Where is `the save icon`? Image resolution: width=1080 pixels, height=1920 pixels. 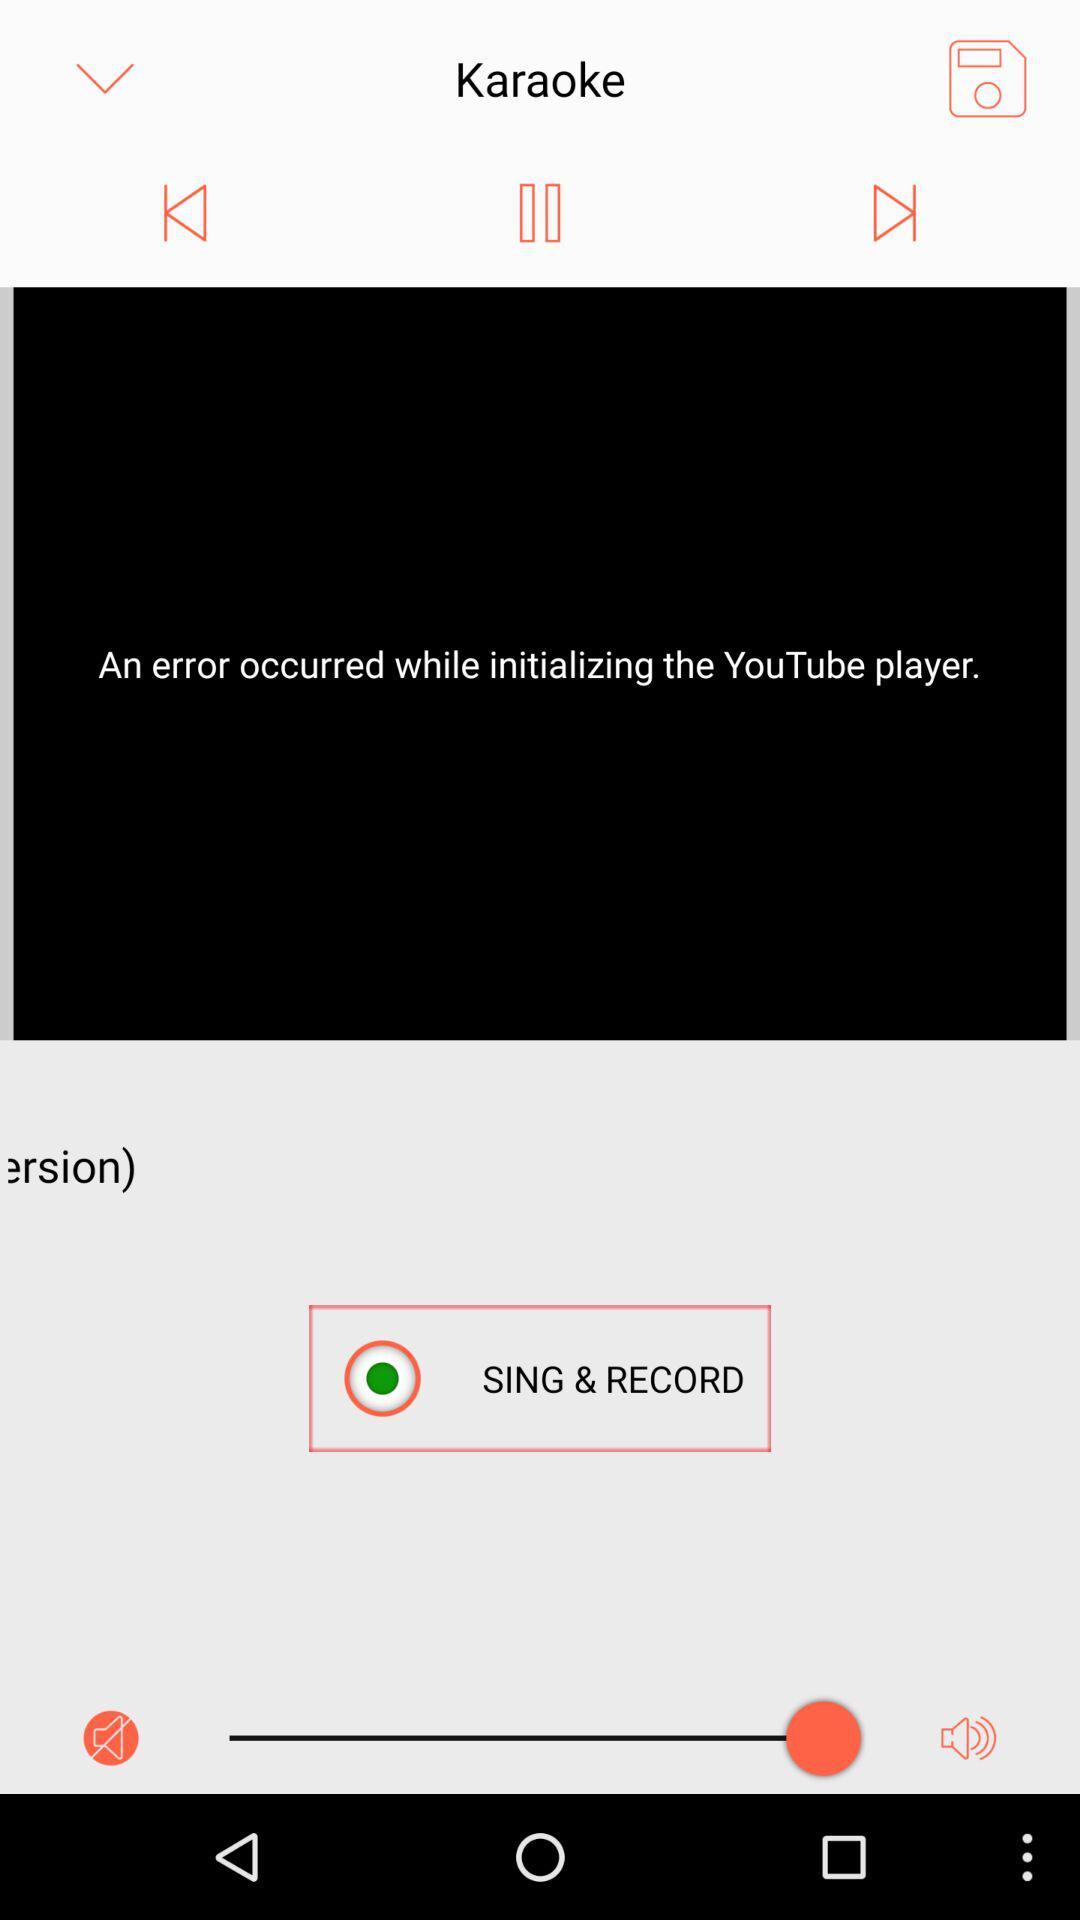 the save icon is located at coordinates (986, 83).